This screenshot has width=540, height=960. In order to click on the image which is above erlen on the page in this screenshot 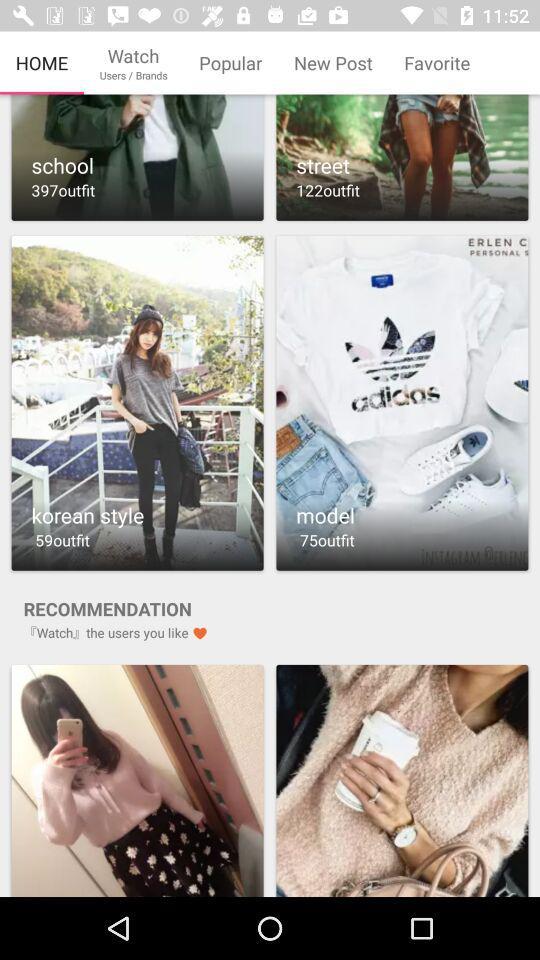, I will do `click(402, 157)`.